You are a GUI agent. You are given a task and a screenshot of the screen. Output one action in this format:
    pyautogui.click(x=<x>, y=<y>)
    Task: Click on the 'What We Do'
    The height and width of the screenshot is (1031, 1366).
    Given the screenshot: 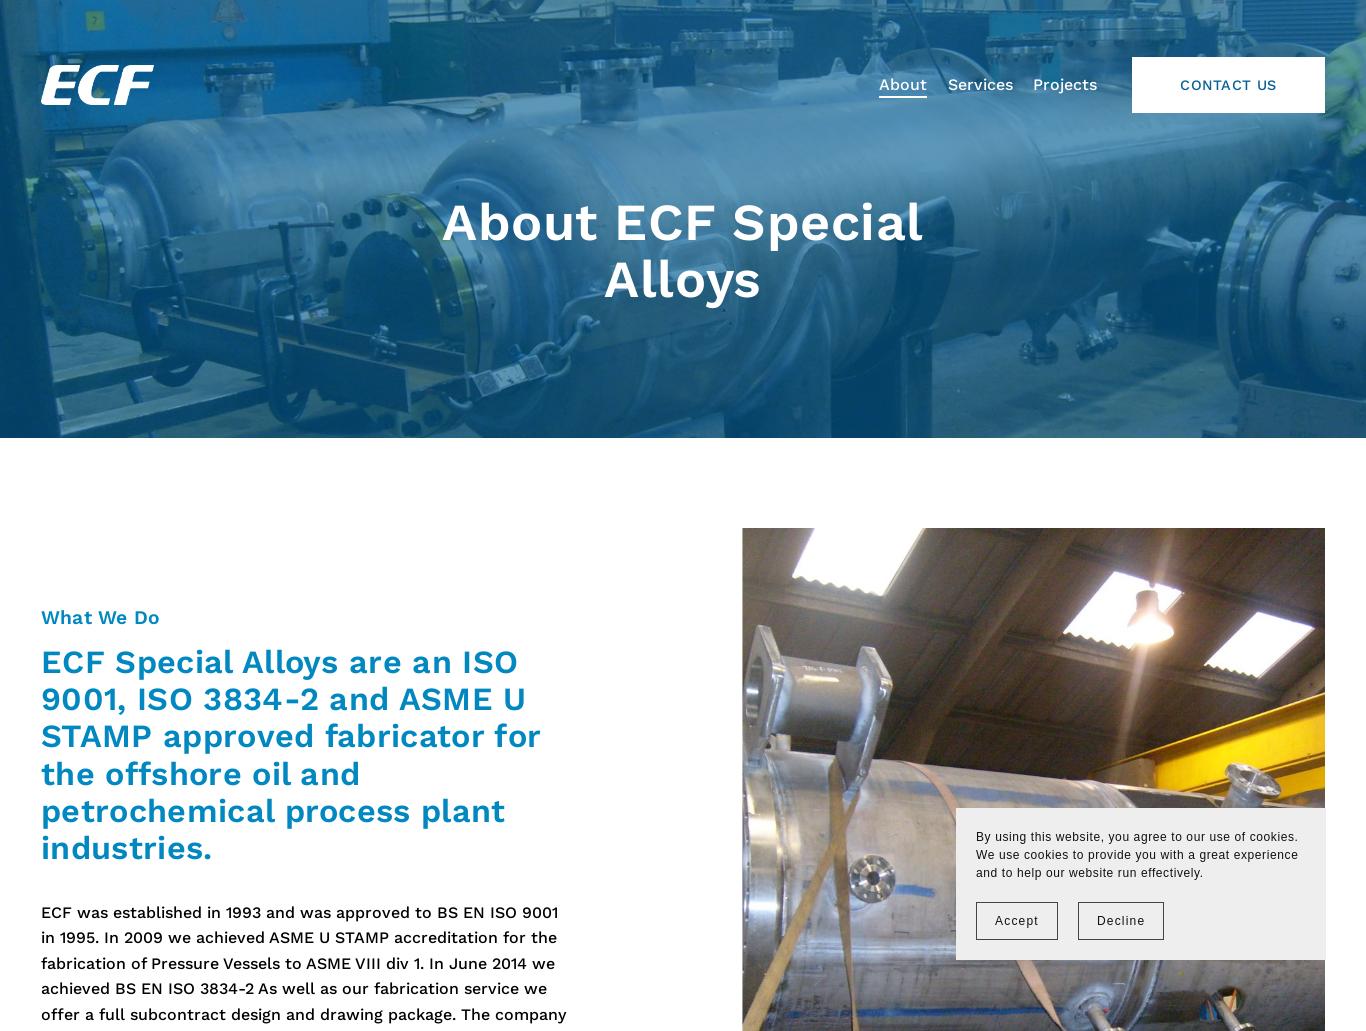 What is the action you would take?
    pyautogui.click(x=99, y=616)
    